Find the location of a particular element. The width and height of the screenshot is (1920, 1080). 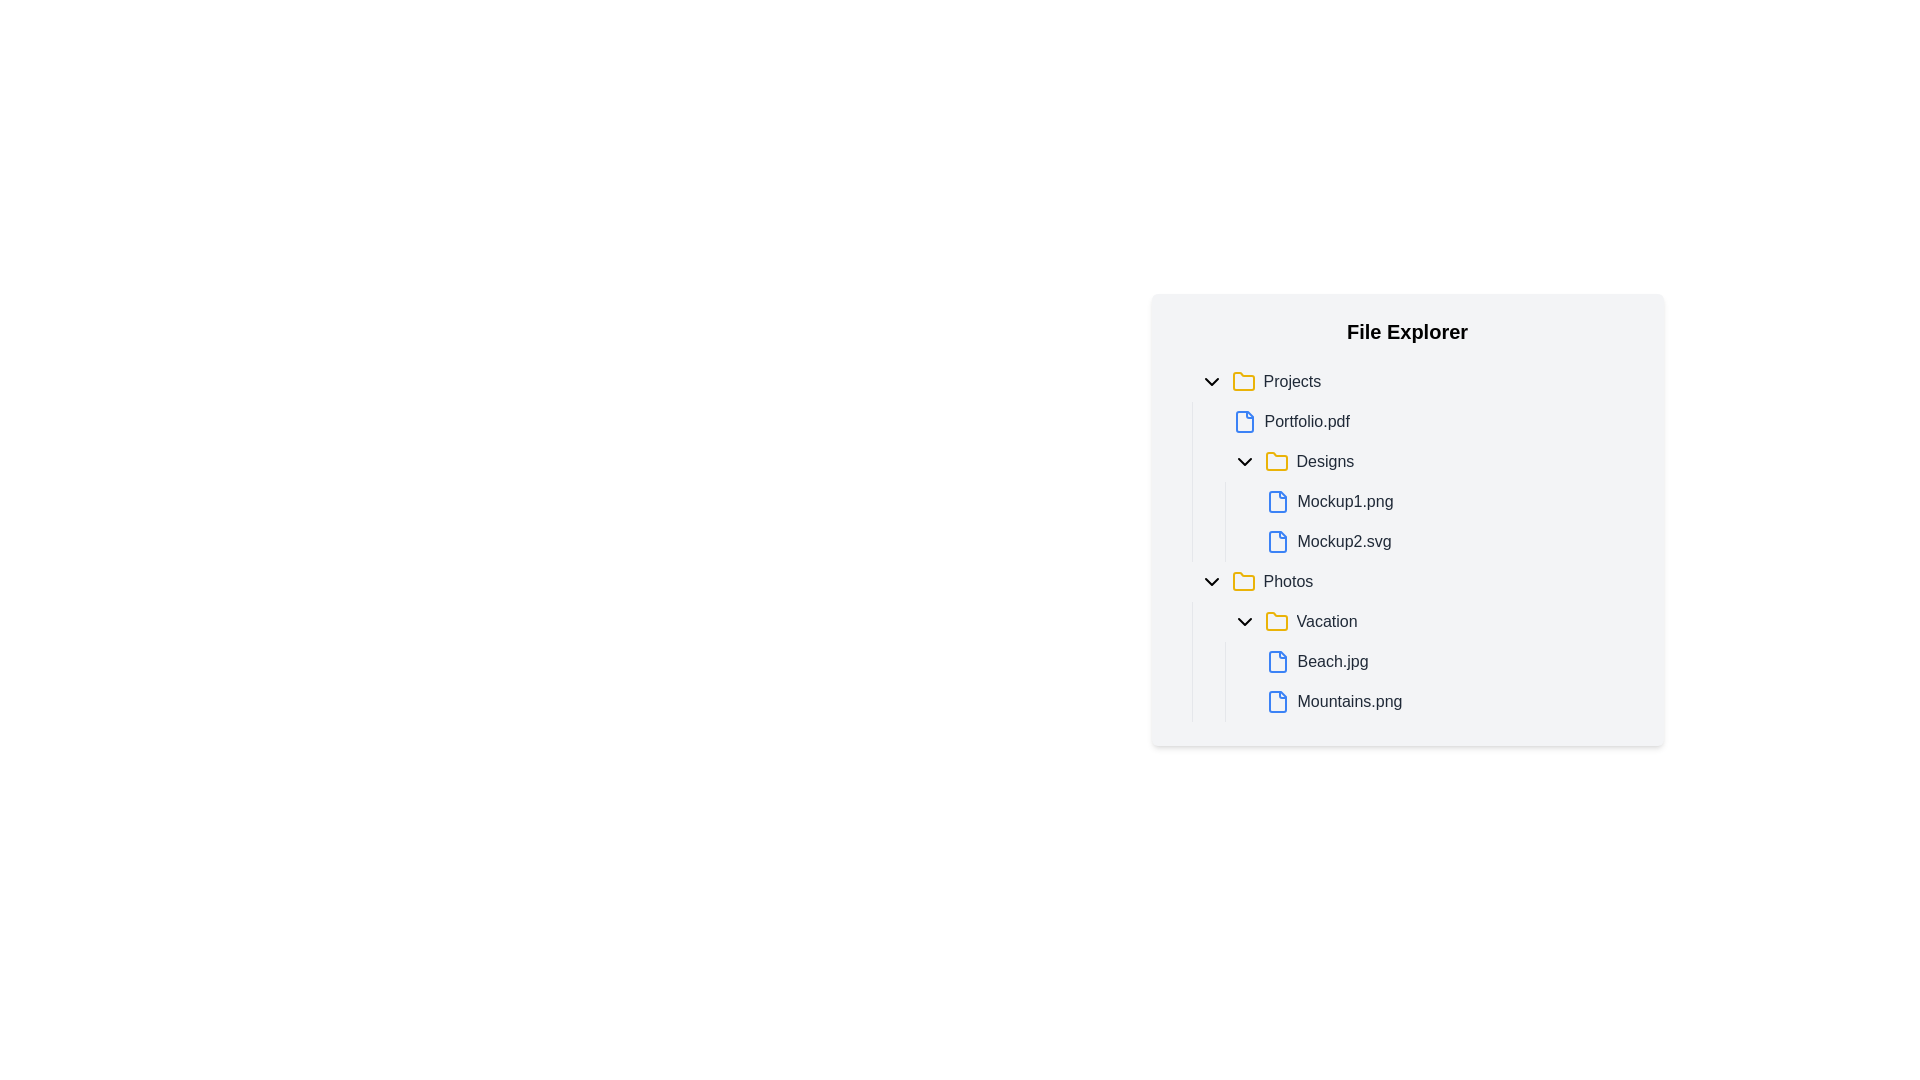

the icon representing the file 'Mountains.png' located in the 'Photos > Vacation' folder section of the file explorer is located at coordinates (1276, 701).